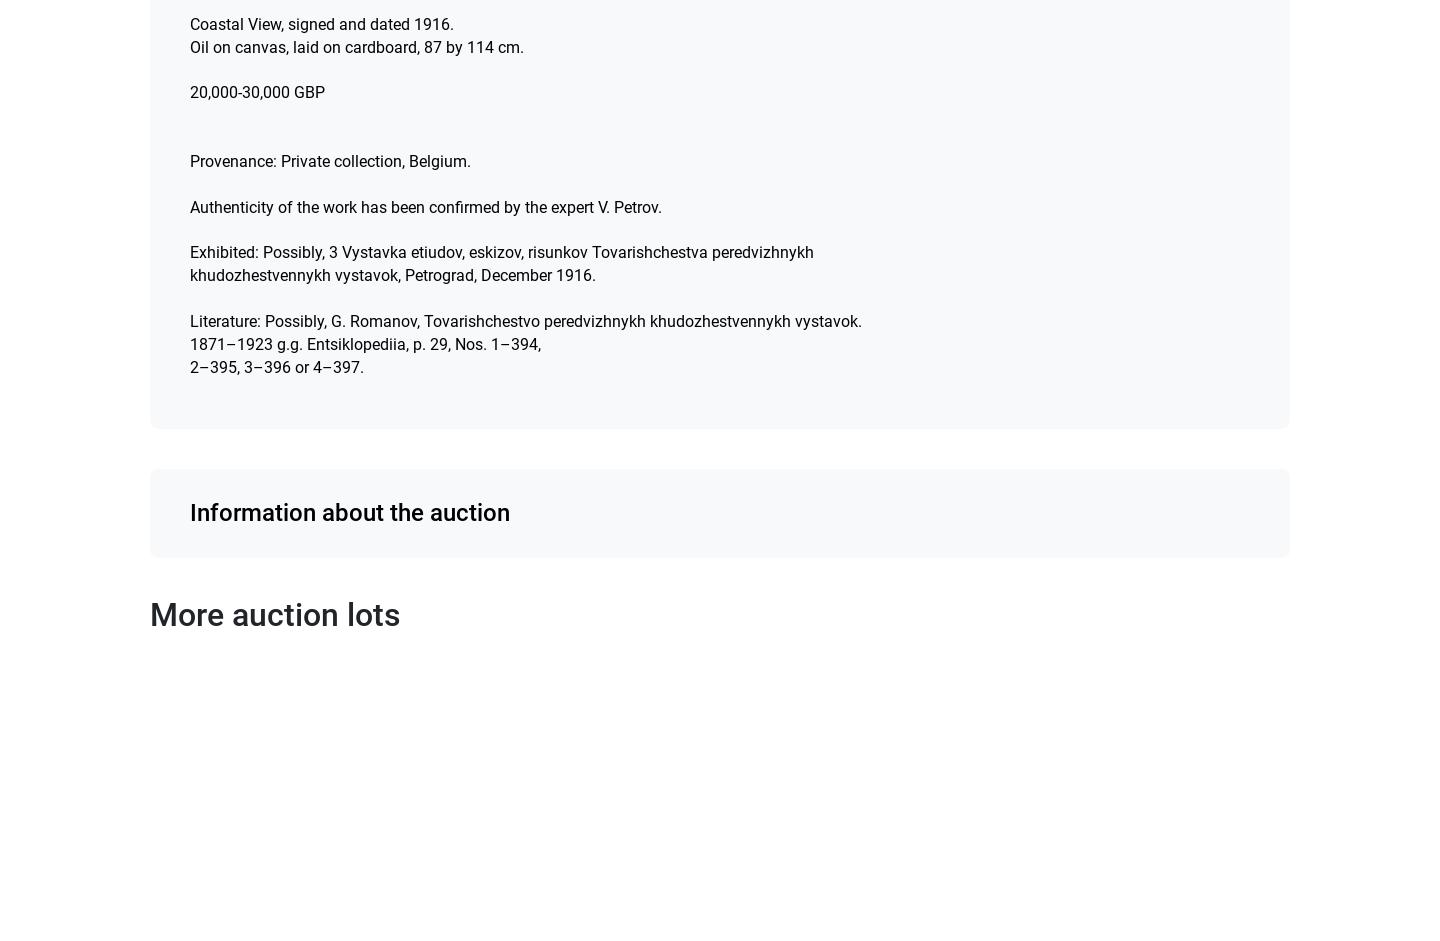 The height and width of the screenshot is (941, 1440). I want to click on '2–395, 3–396 or 4–397.', so click(276, 366).